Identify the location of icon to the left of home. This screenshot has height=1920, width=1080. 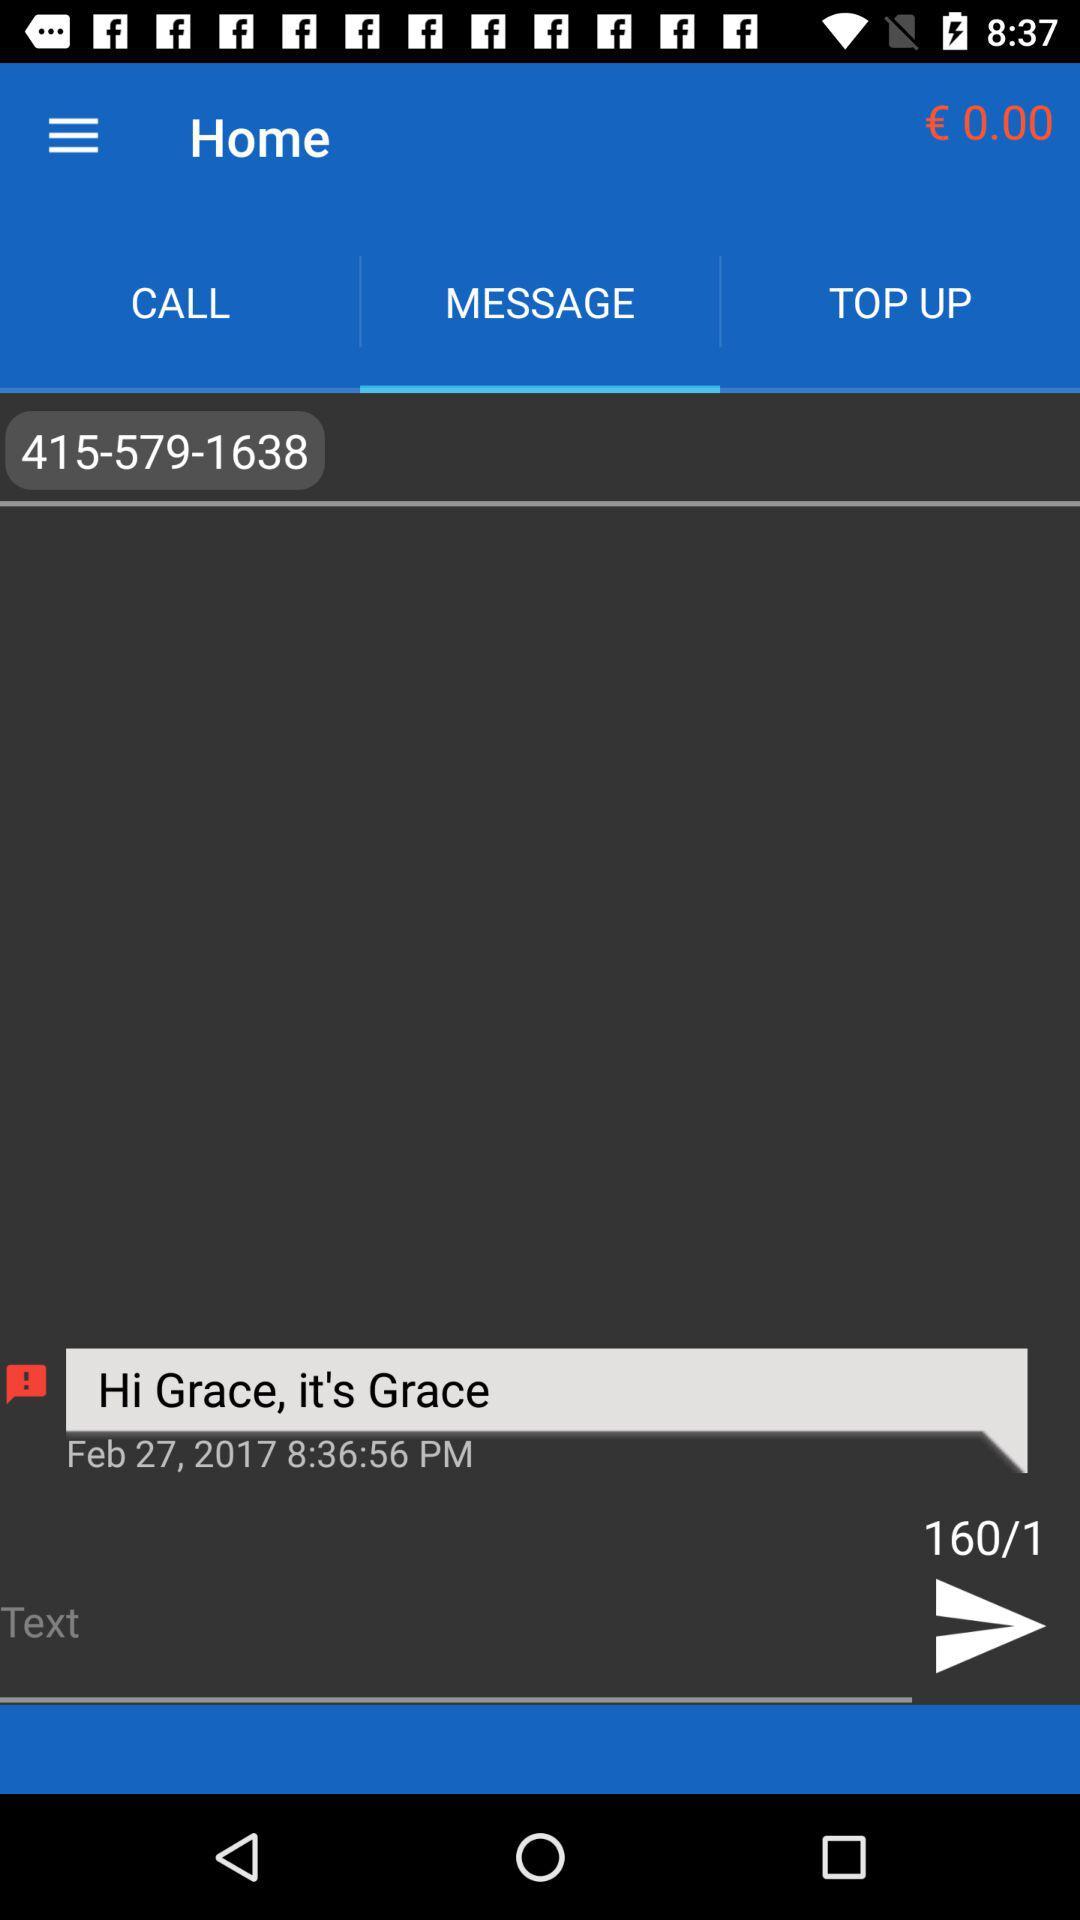
(72, 135).